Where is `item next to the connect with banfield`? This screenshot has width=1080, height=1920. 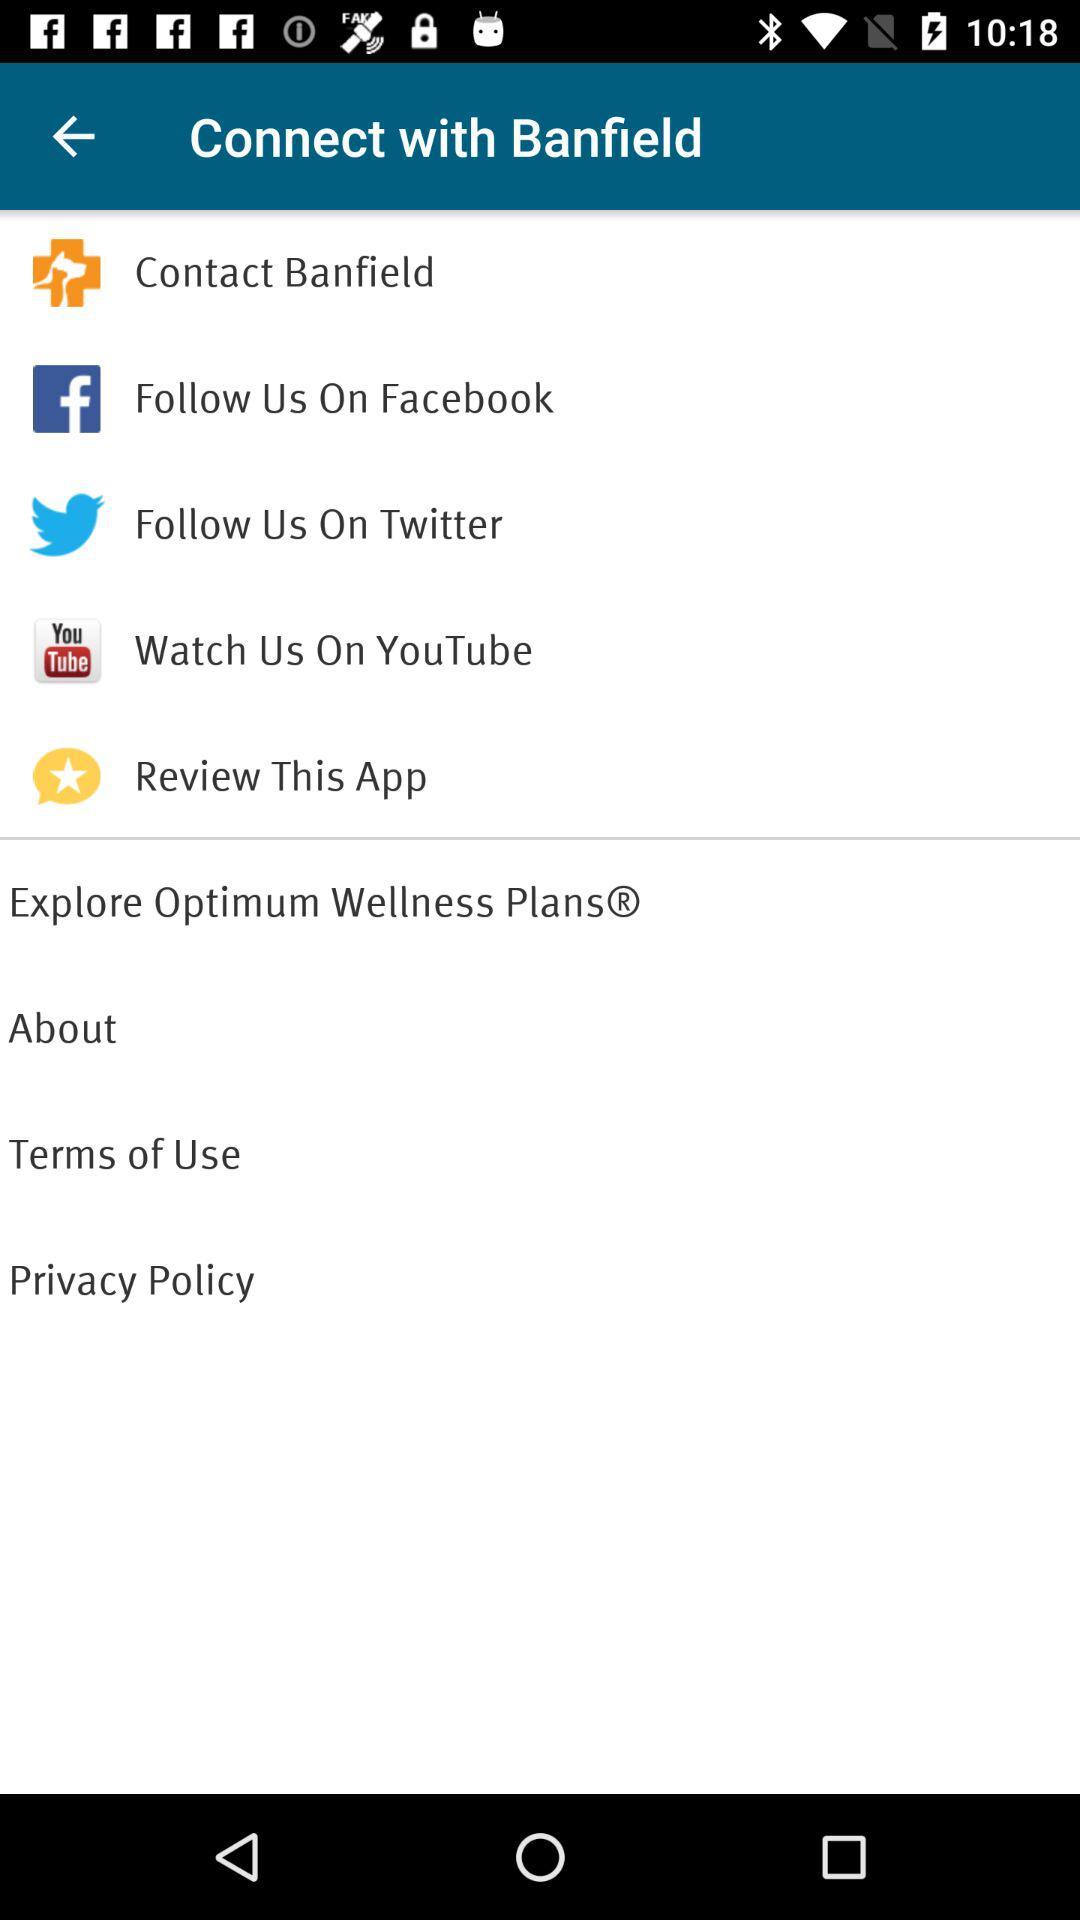 item next to the connect with banfield is located at coordinates (72, 135).